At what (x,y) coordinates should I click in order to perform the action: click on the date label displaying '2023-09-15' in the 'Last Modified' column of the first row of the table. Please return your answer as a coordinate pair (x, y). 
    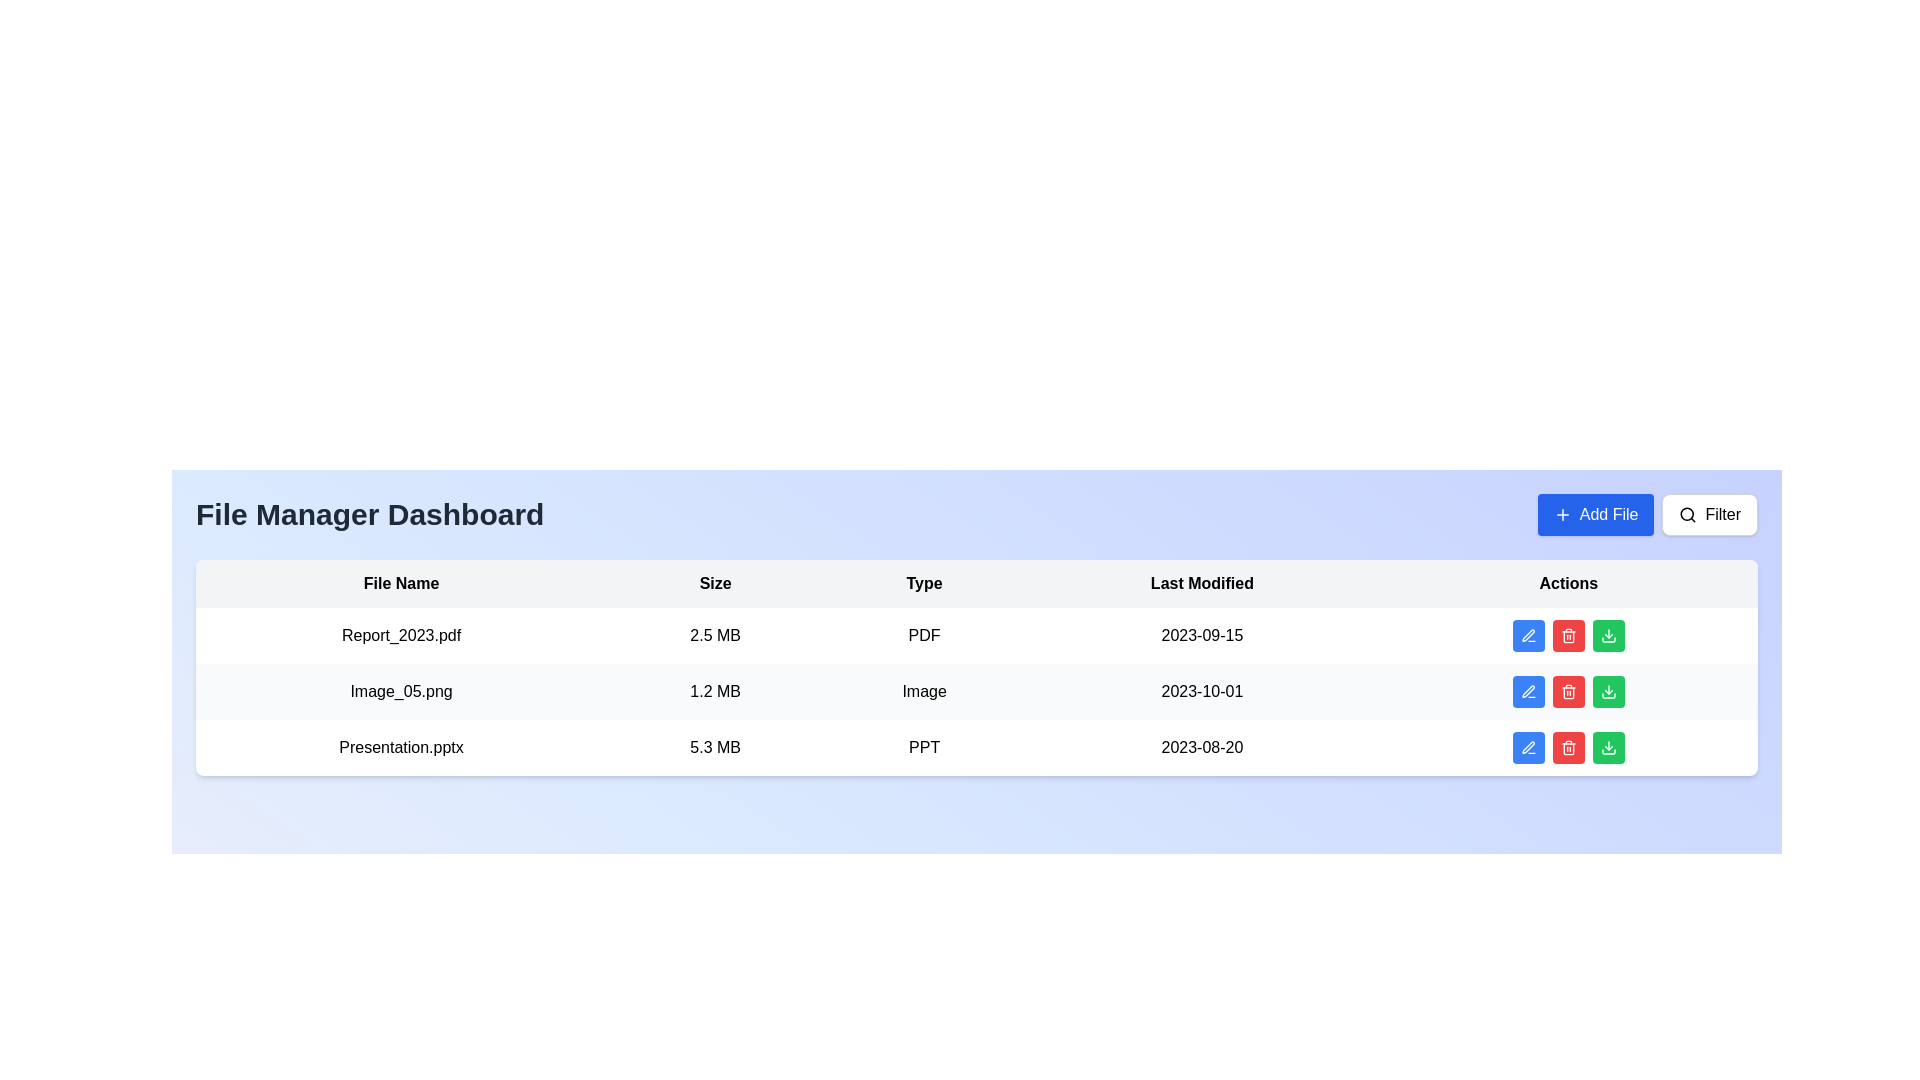
    Looking at the image, I should click on (1201, 636).